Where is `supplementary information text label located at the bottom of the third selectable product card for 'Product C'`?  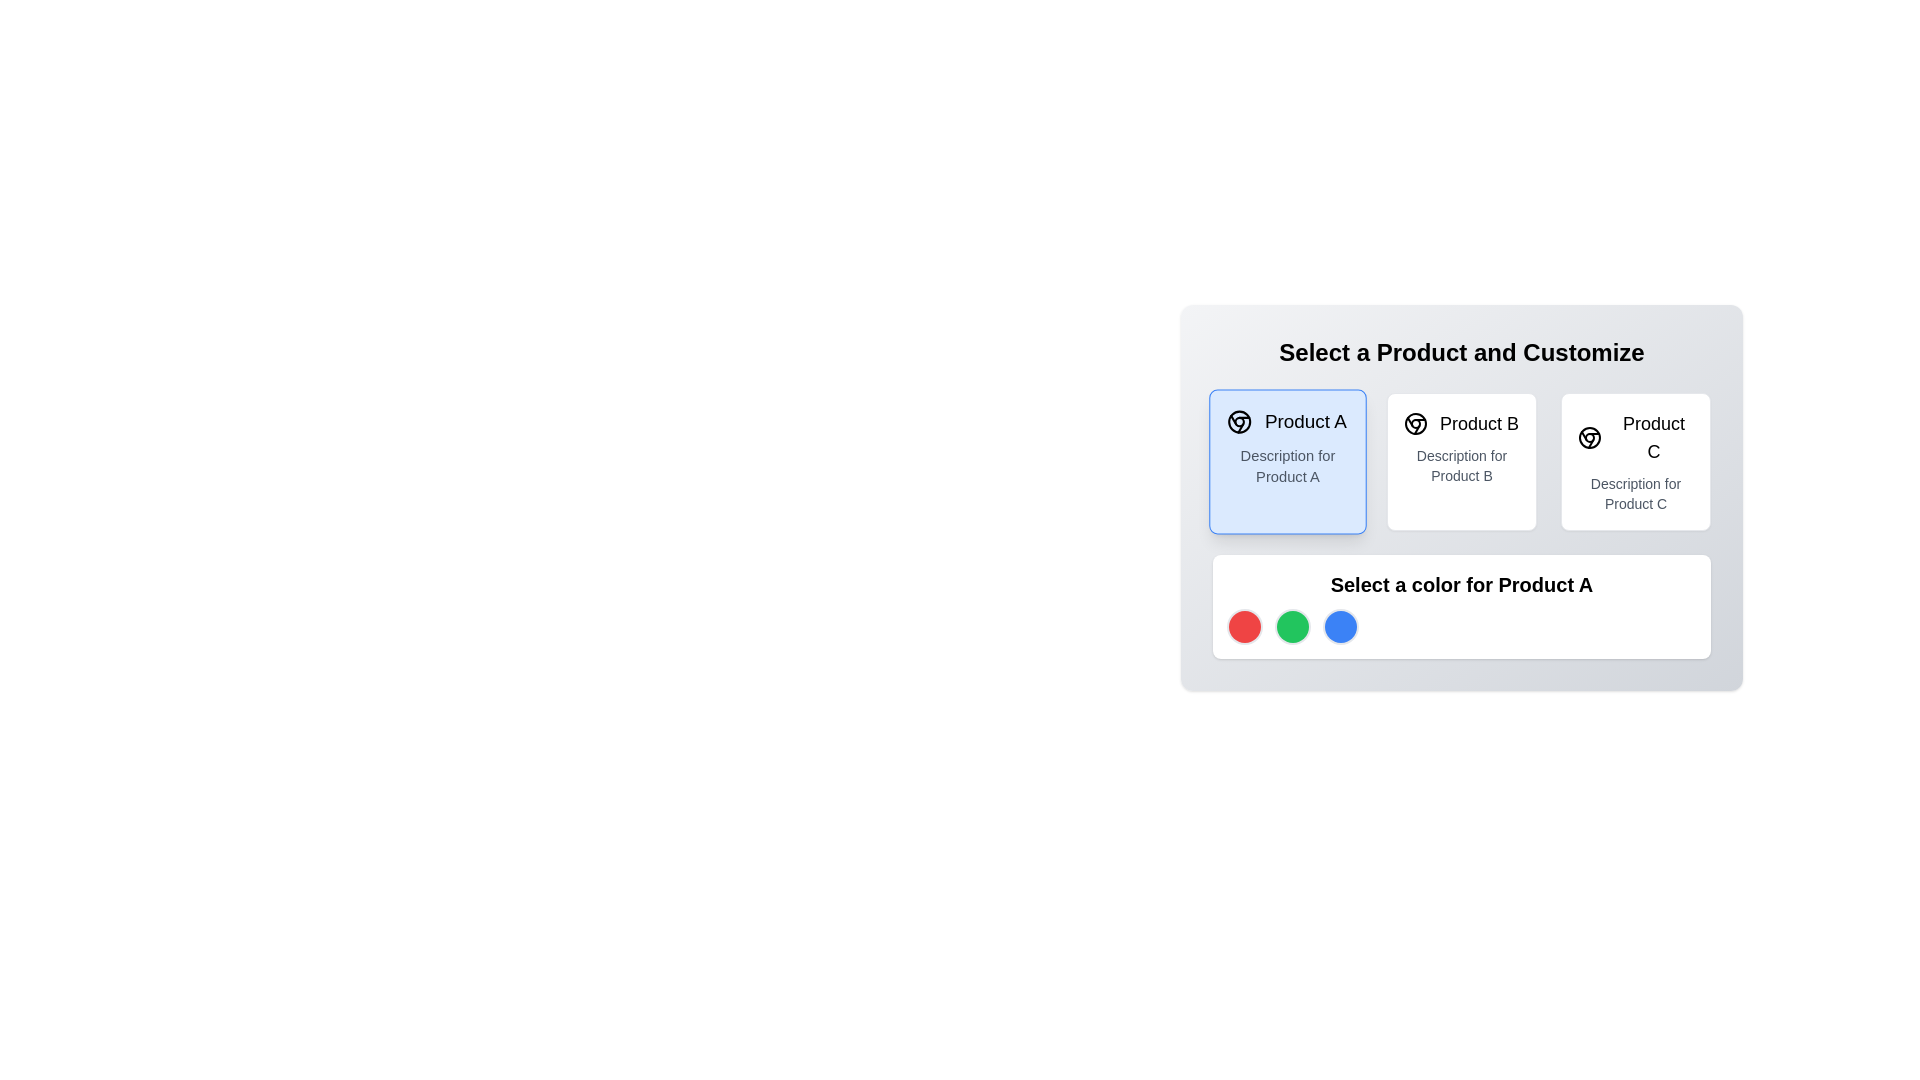
supplementary information text label located at the bottom of the third selectable product card for 'Product C' is located at coordinates (1636, 493).